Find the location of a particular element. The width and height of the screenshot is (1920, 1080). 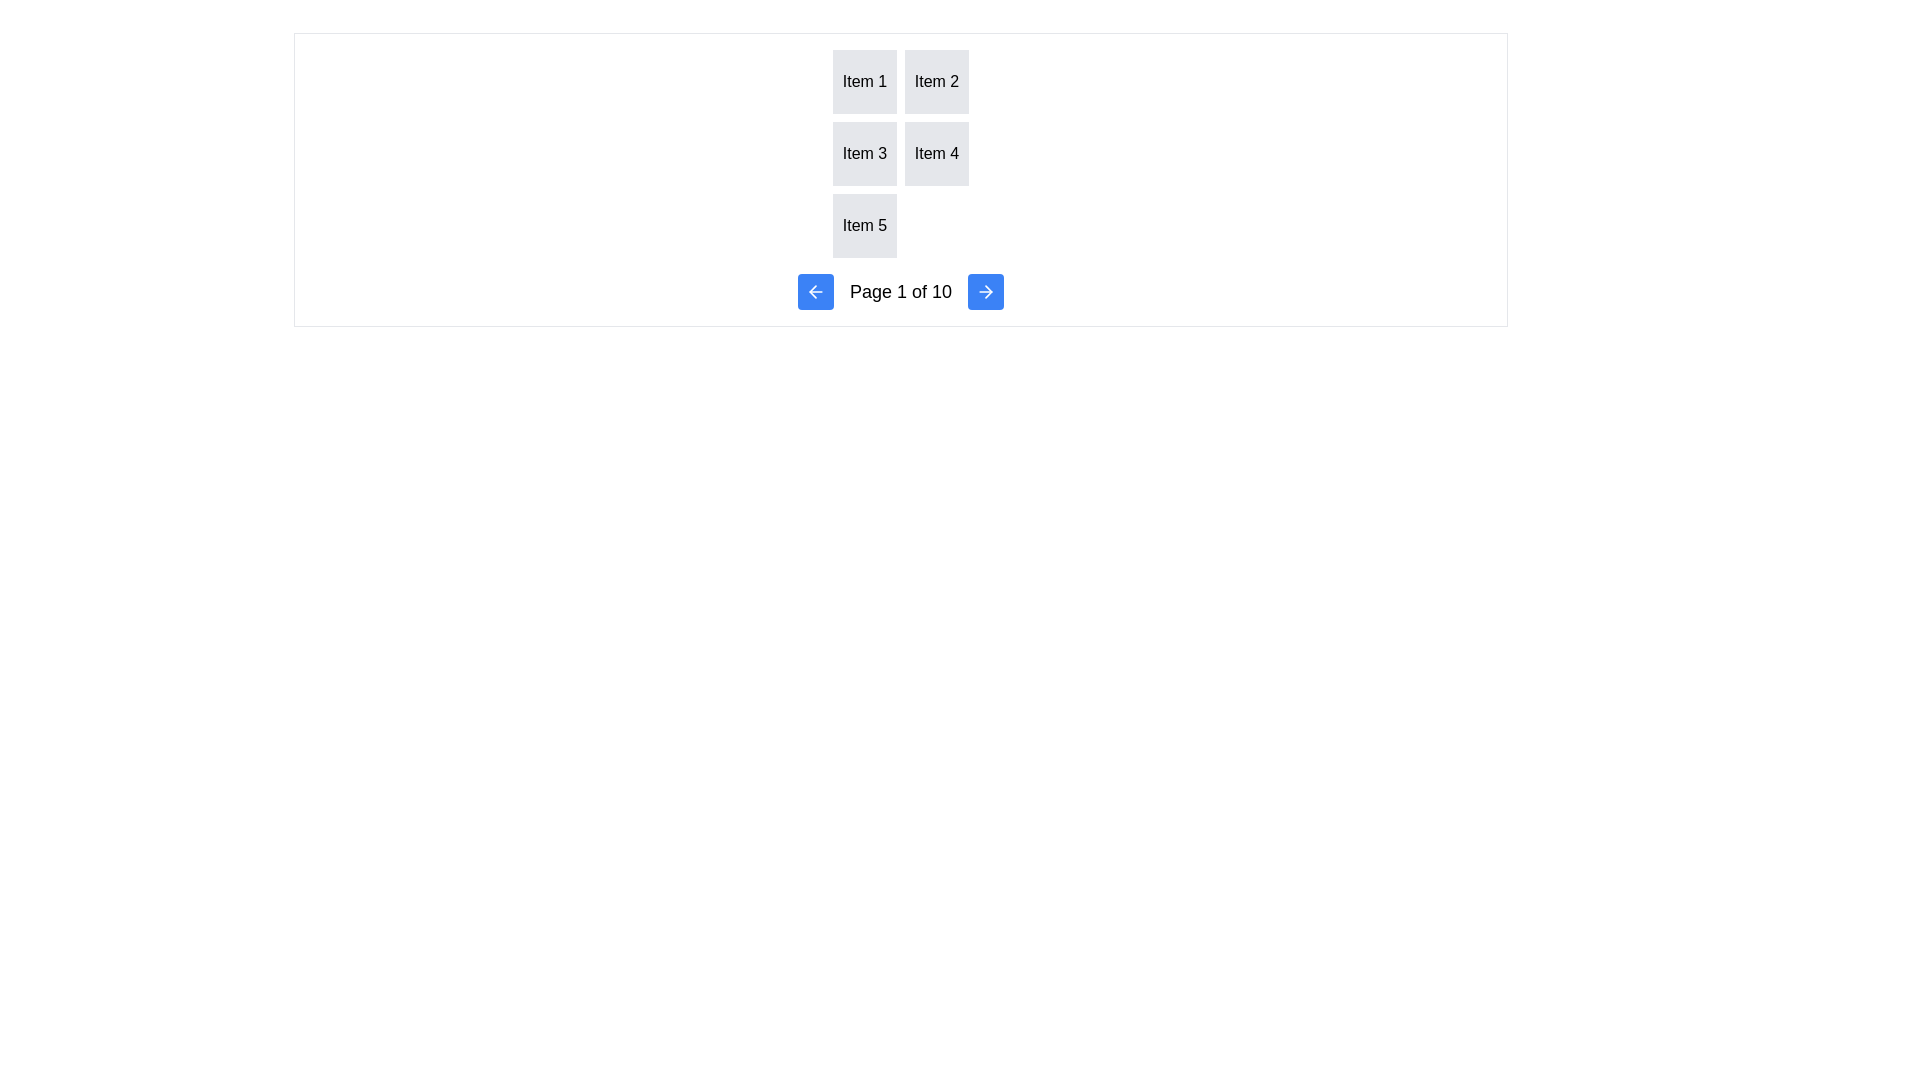

the blue rectangular button with a left-pointing white arrow icon, located to the left of the text 'Page 1 of 10' is located at coordinates (816, 292).